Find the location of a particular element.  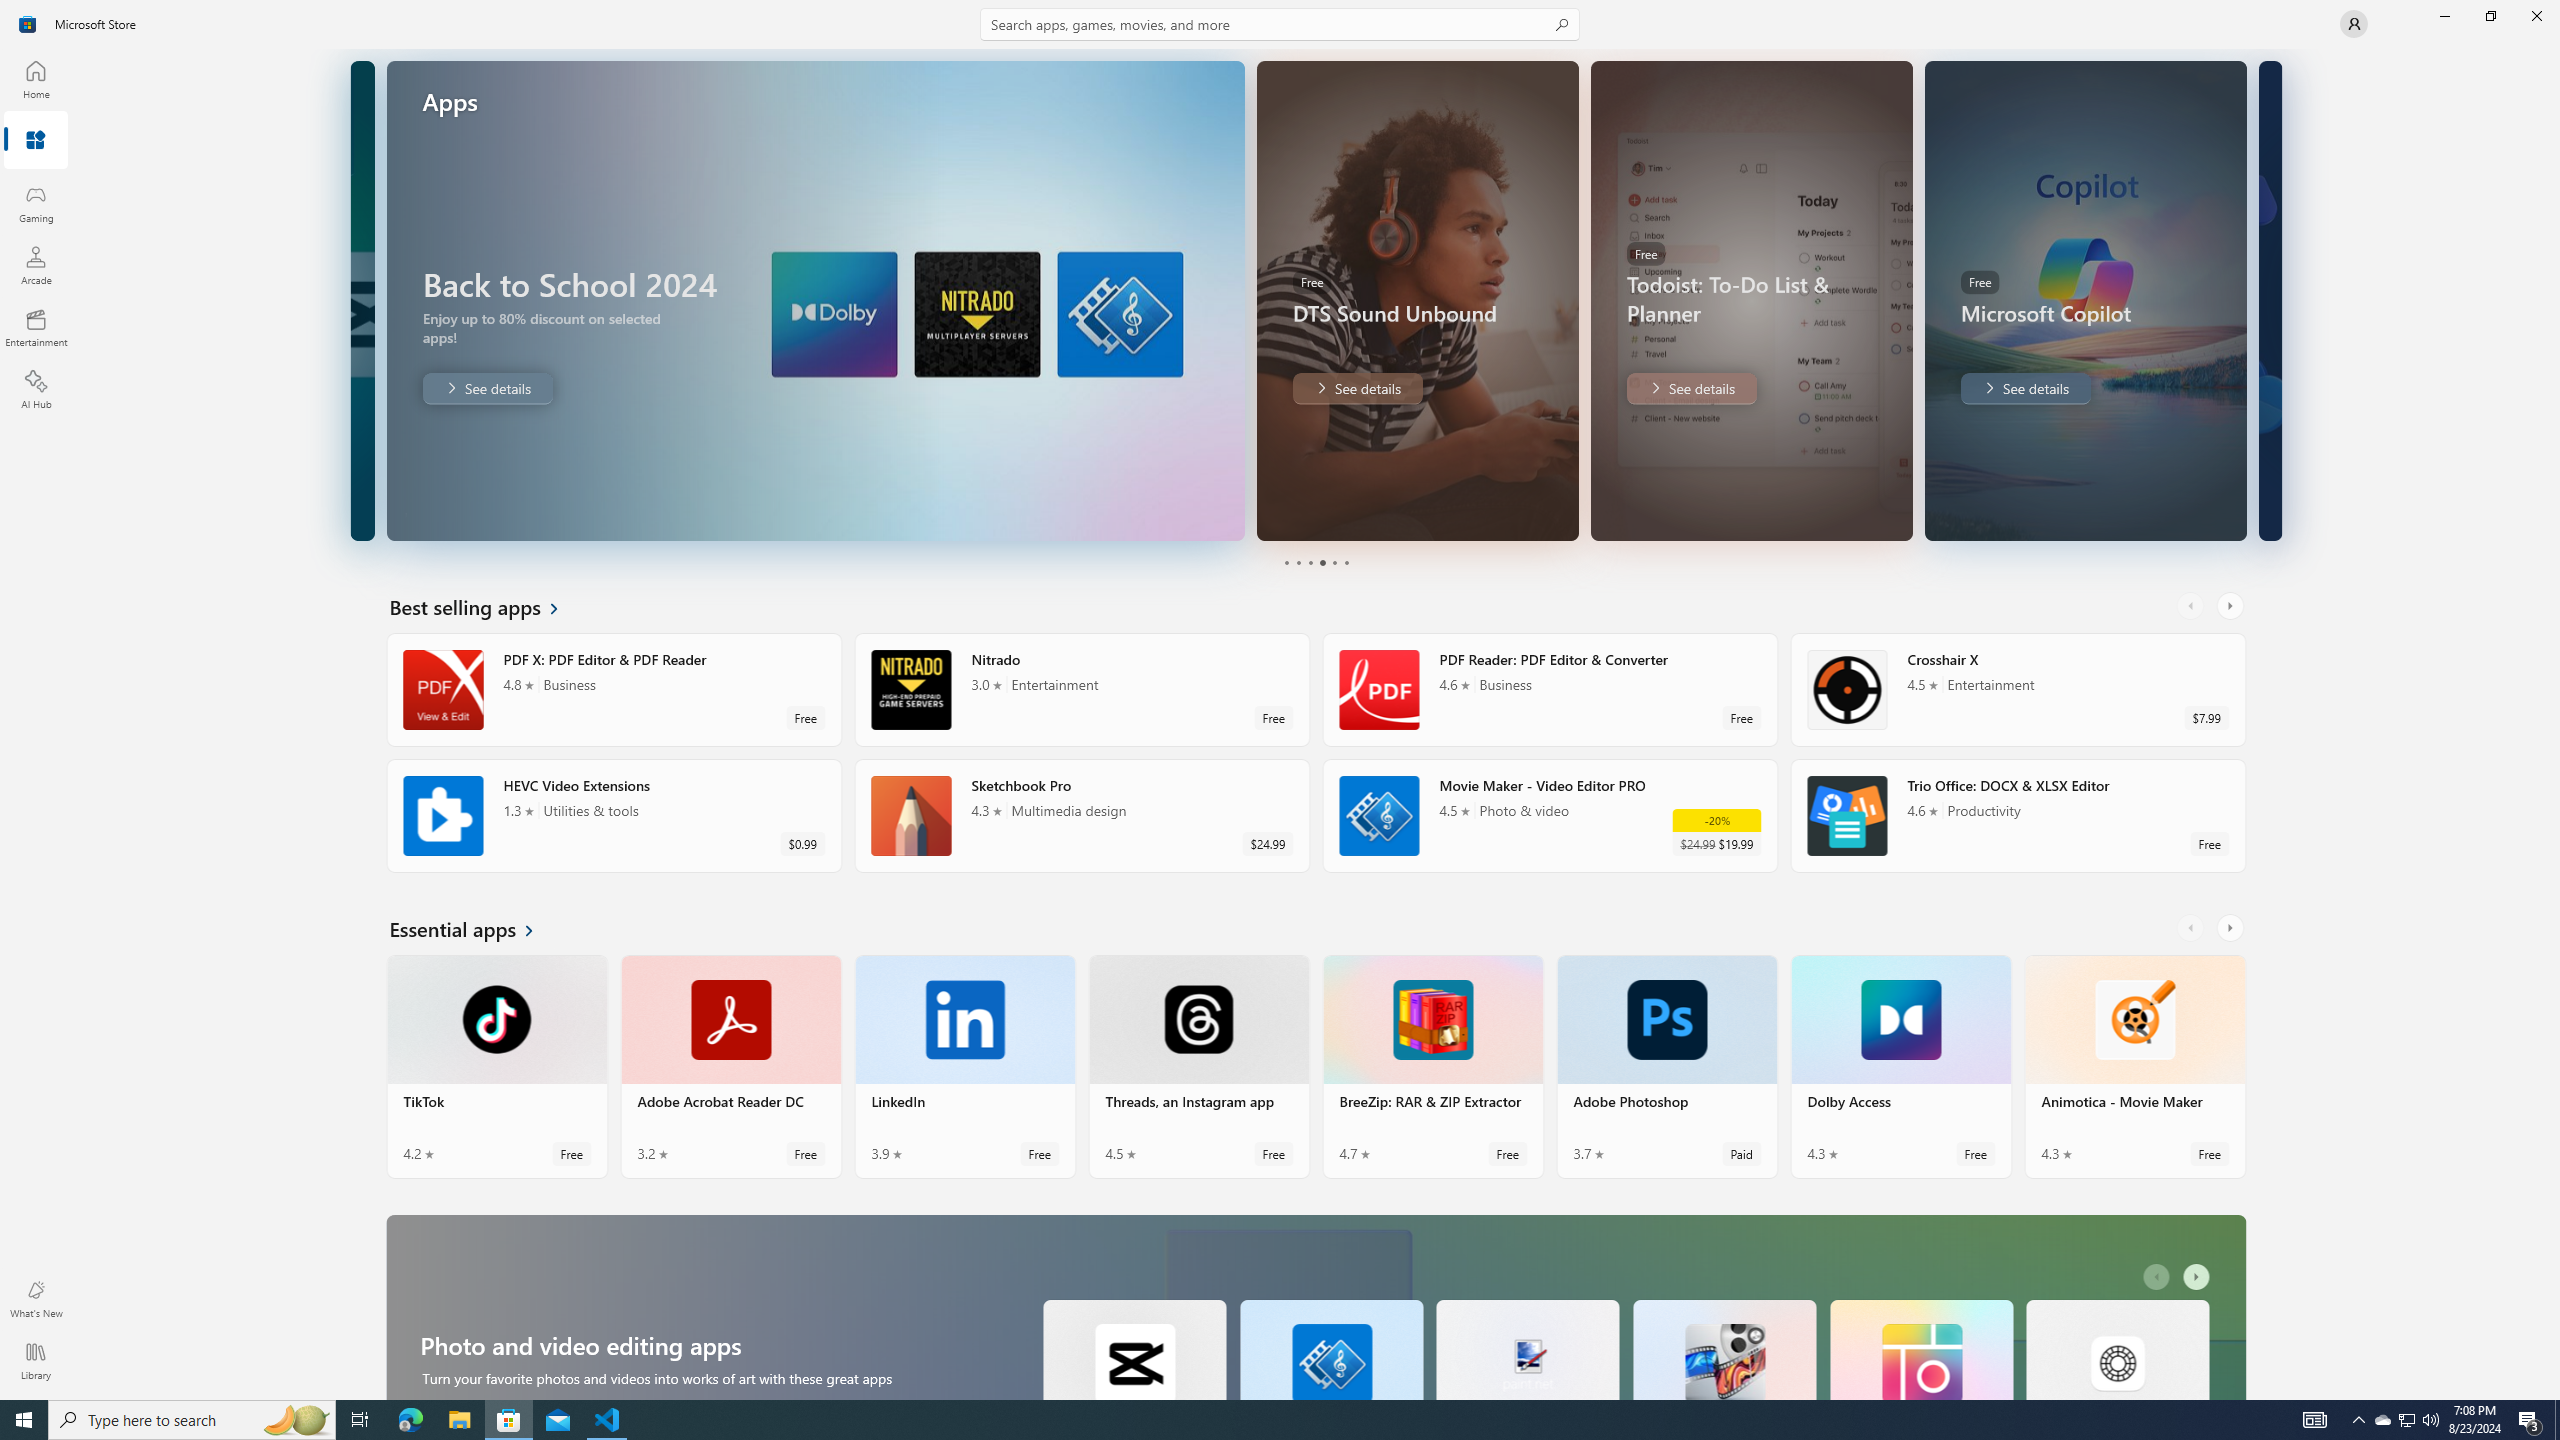

'TikTok. Average rating of 4.2 out of five stars. Free  ' is located at coordinates (497, 1066).